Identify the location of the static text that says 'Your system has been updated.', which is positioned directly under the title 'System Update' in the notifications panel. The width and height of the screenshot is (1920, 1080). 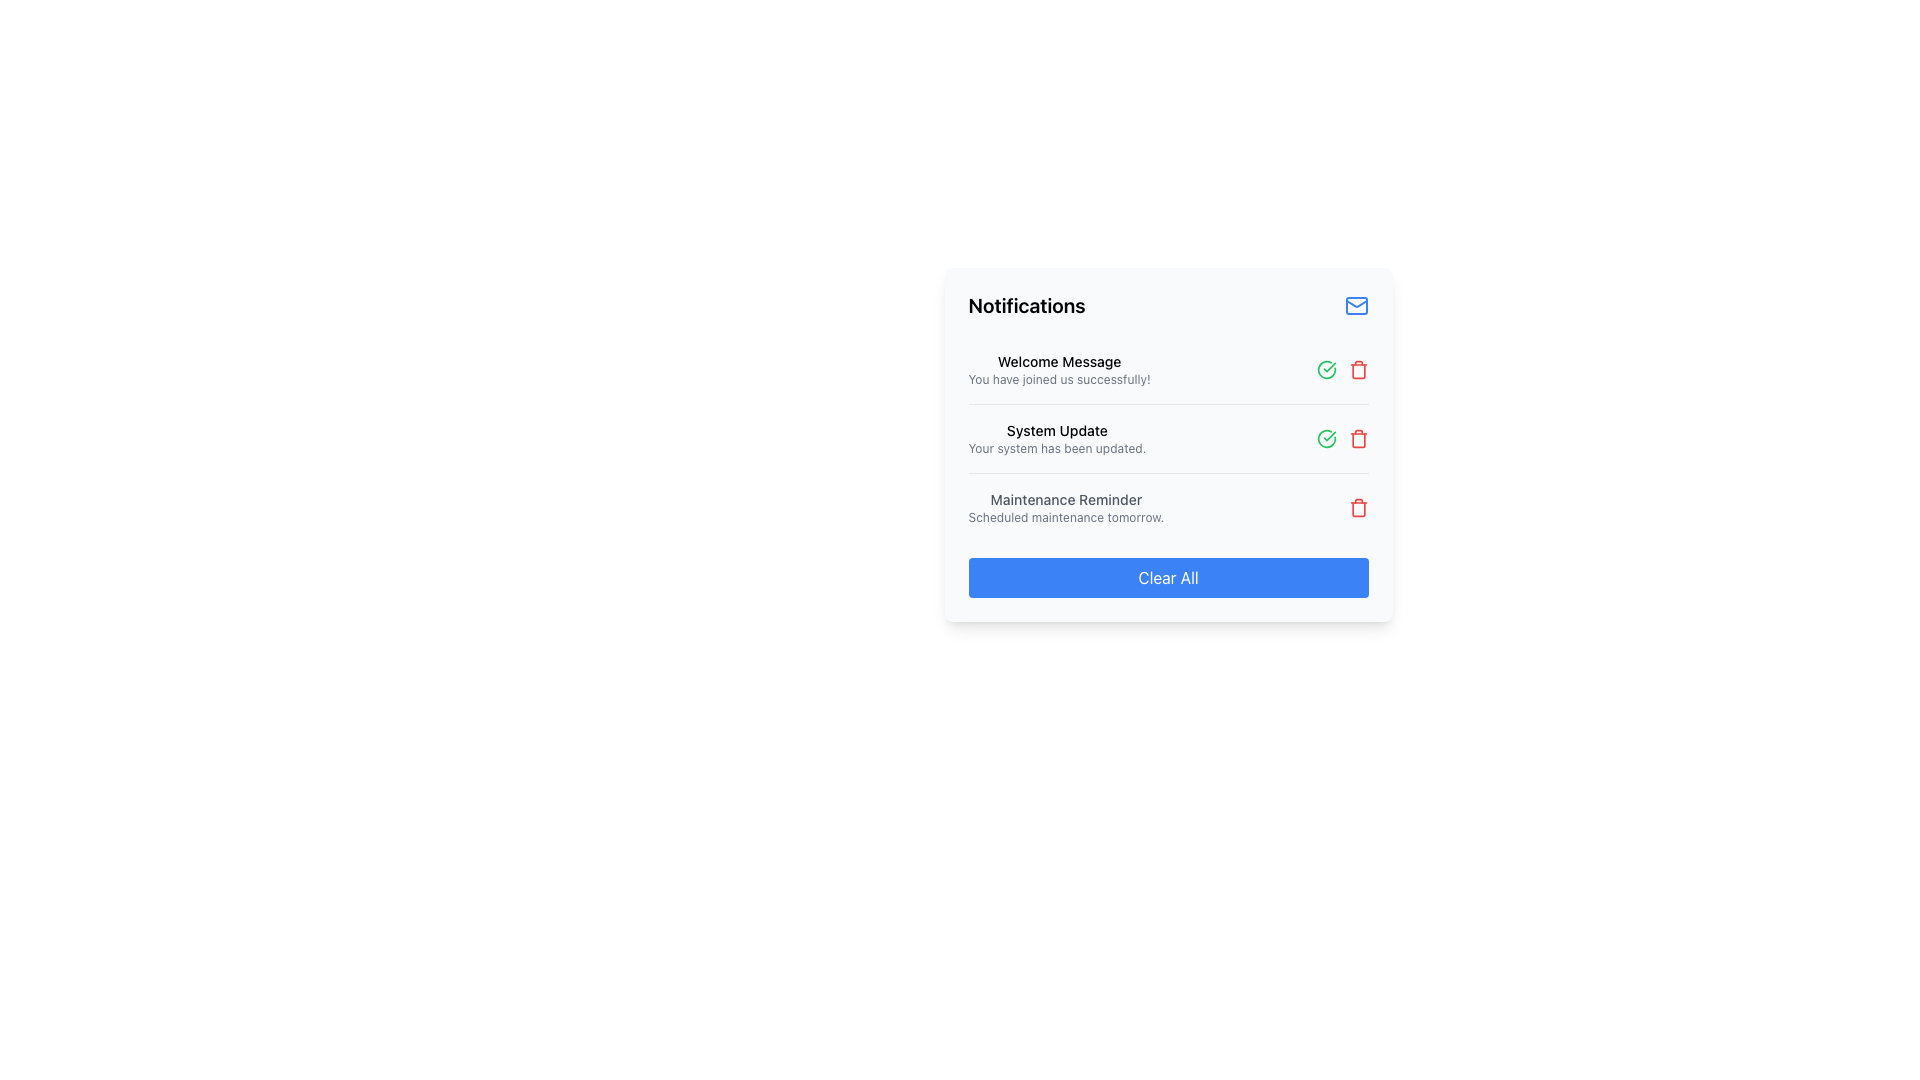
(1056, 447).